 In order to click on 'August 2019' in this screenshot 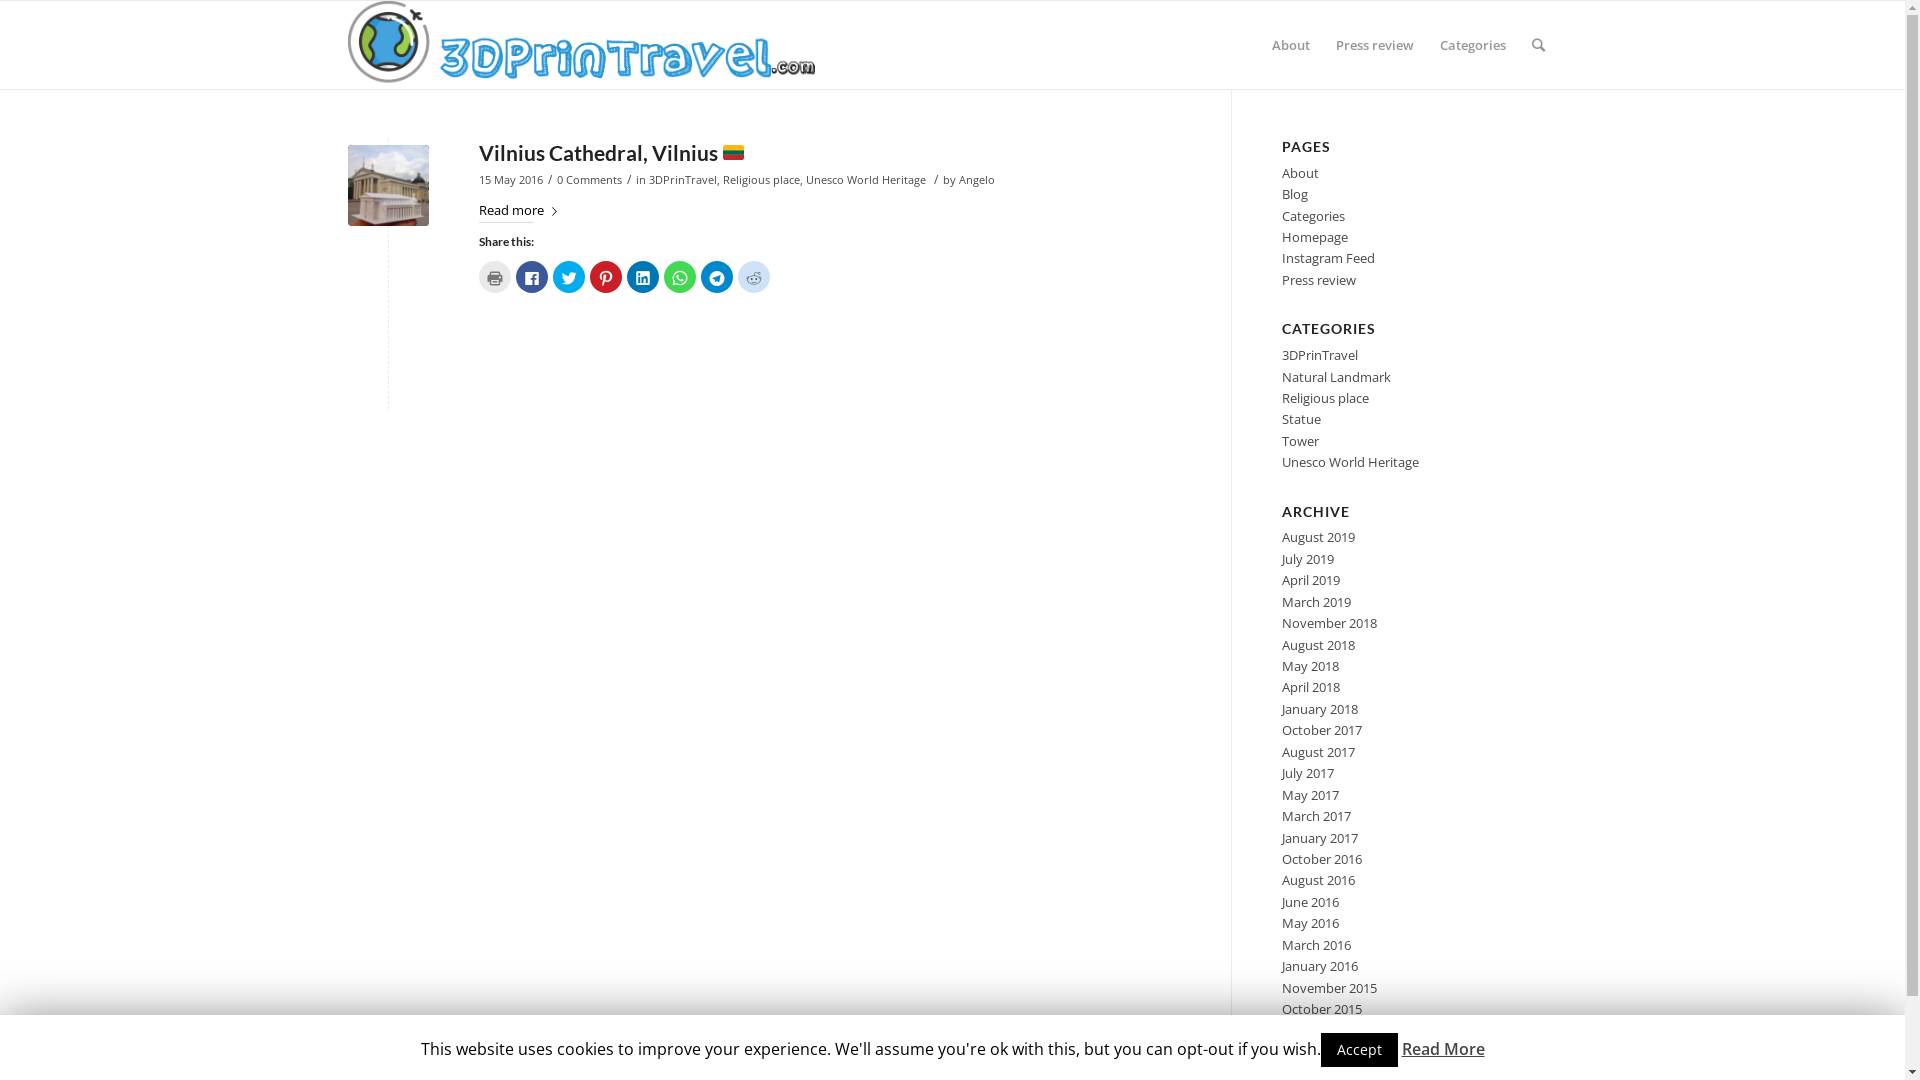, I will do `click(1318, 535)`.